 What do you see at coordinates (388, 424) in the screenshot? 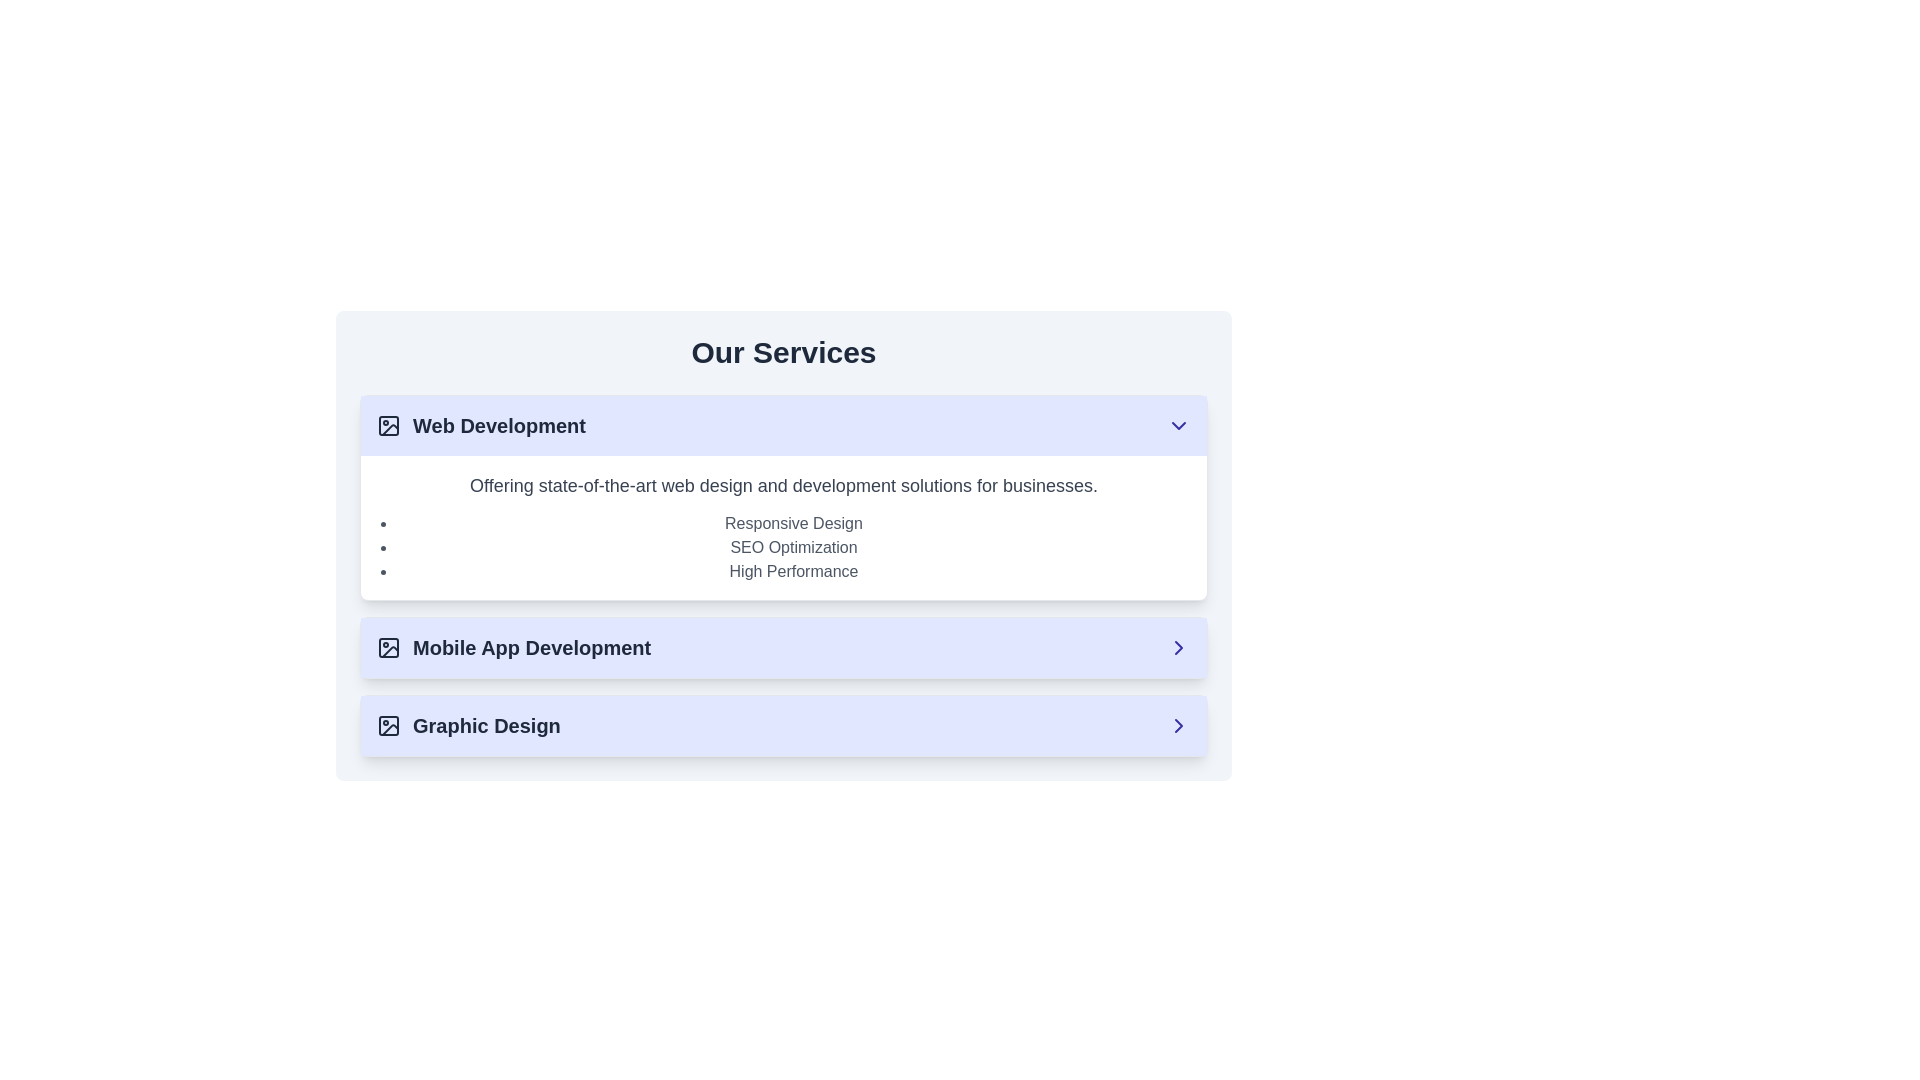
I see `the image icon located at the far-left side of the 'Web Development' section heading, preceding the text 'Web Development', which is part of the content block titled 'Our Services'` at bounding box center [388, 424].